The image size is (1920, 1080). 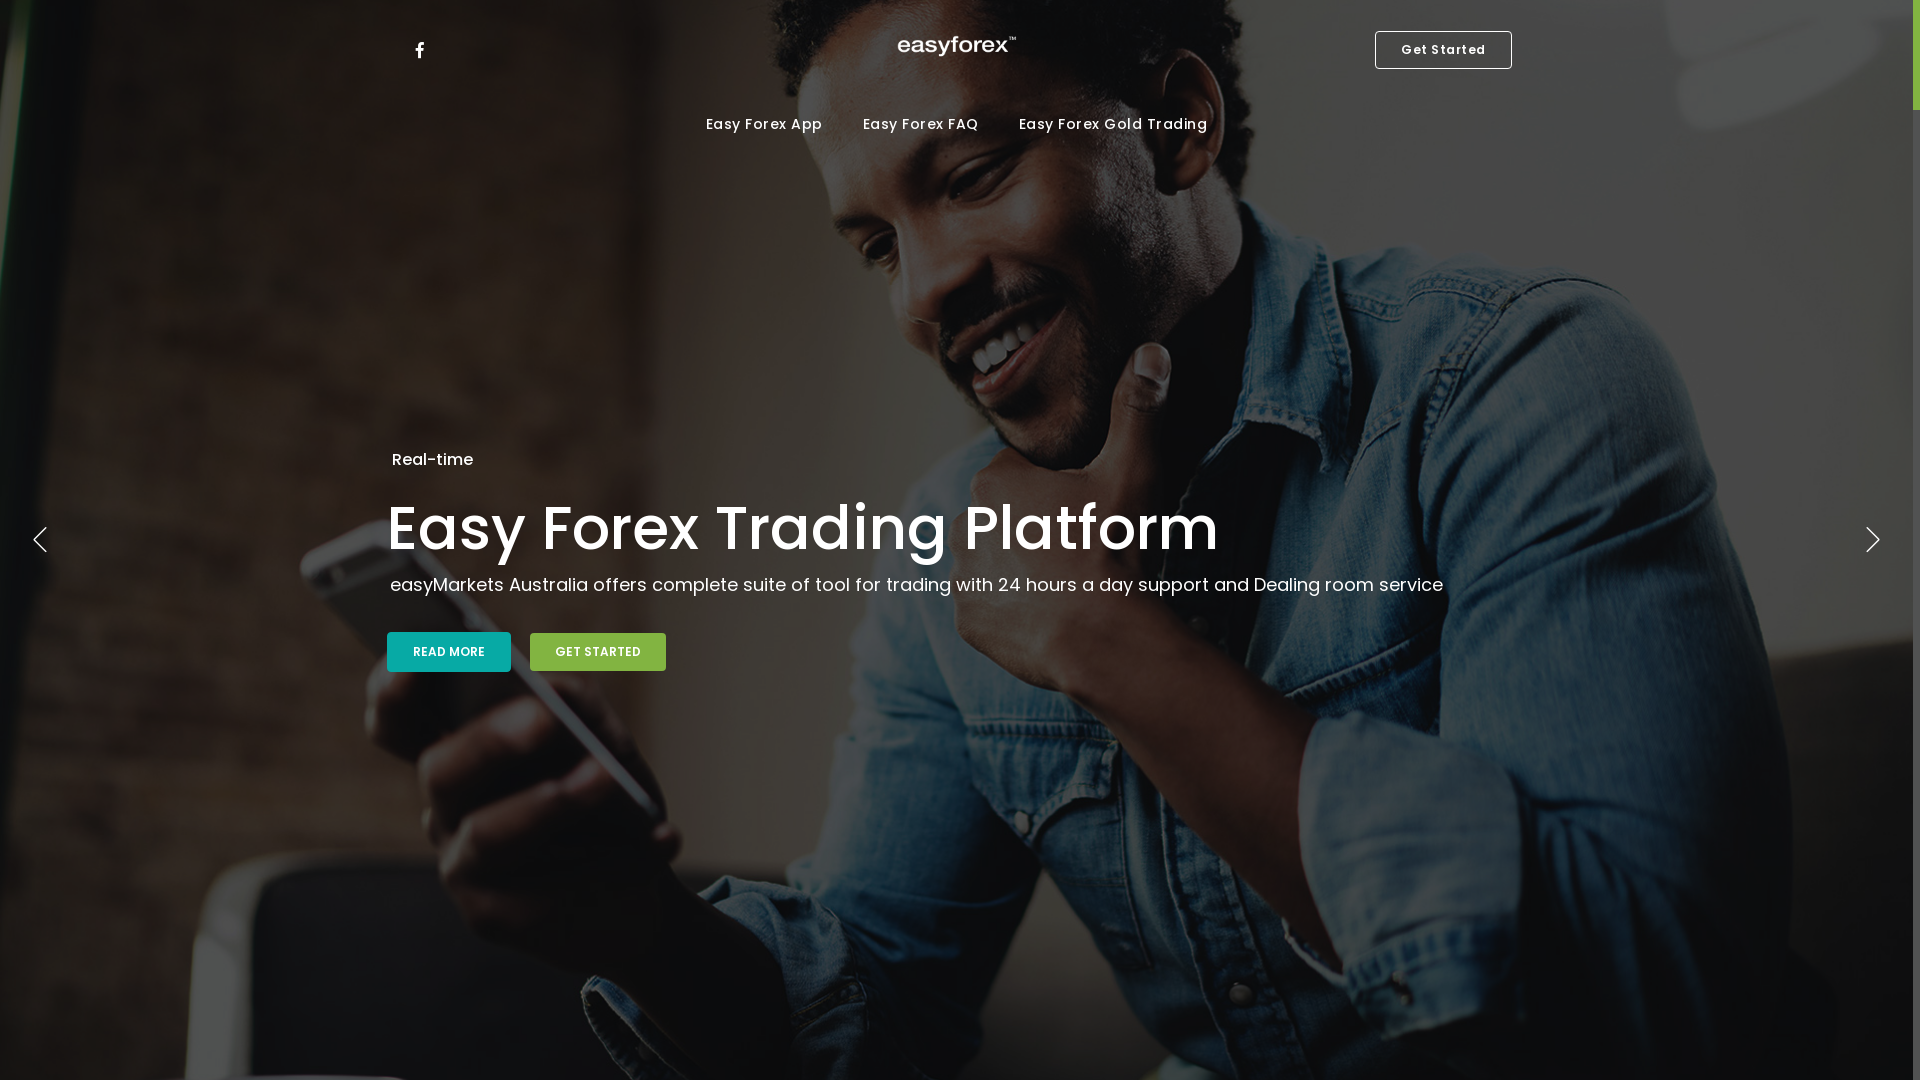 What do you see at coordinates (597, 651) in the screenshot?
I see `'GET STARTED'` at bounding box center [597, 651].